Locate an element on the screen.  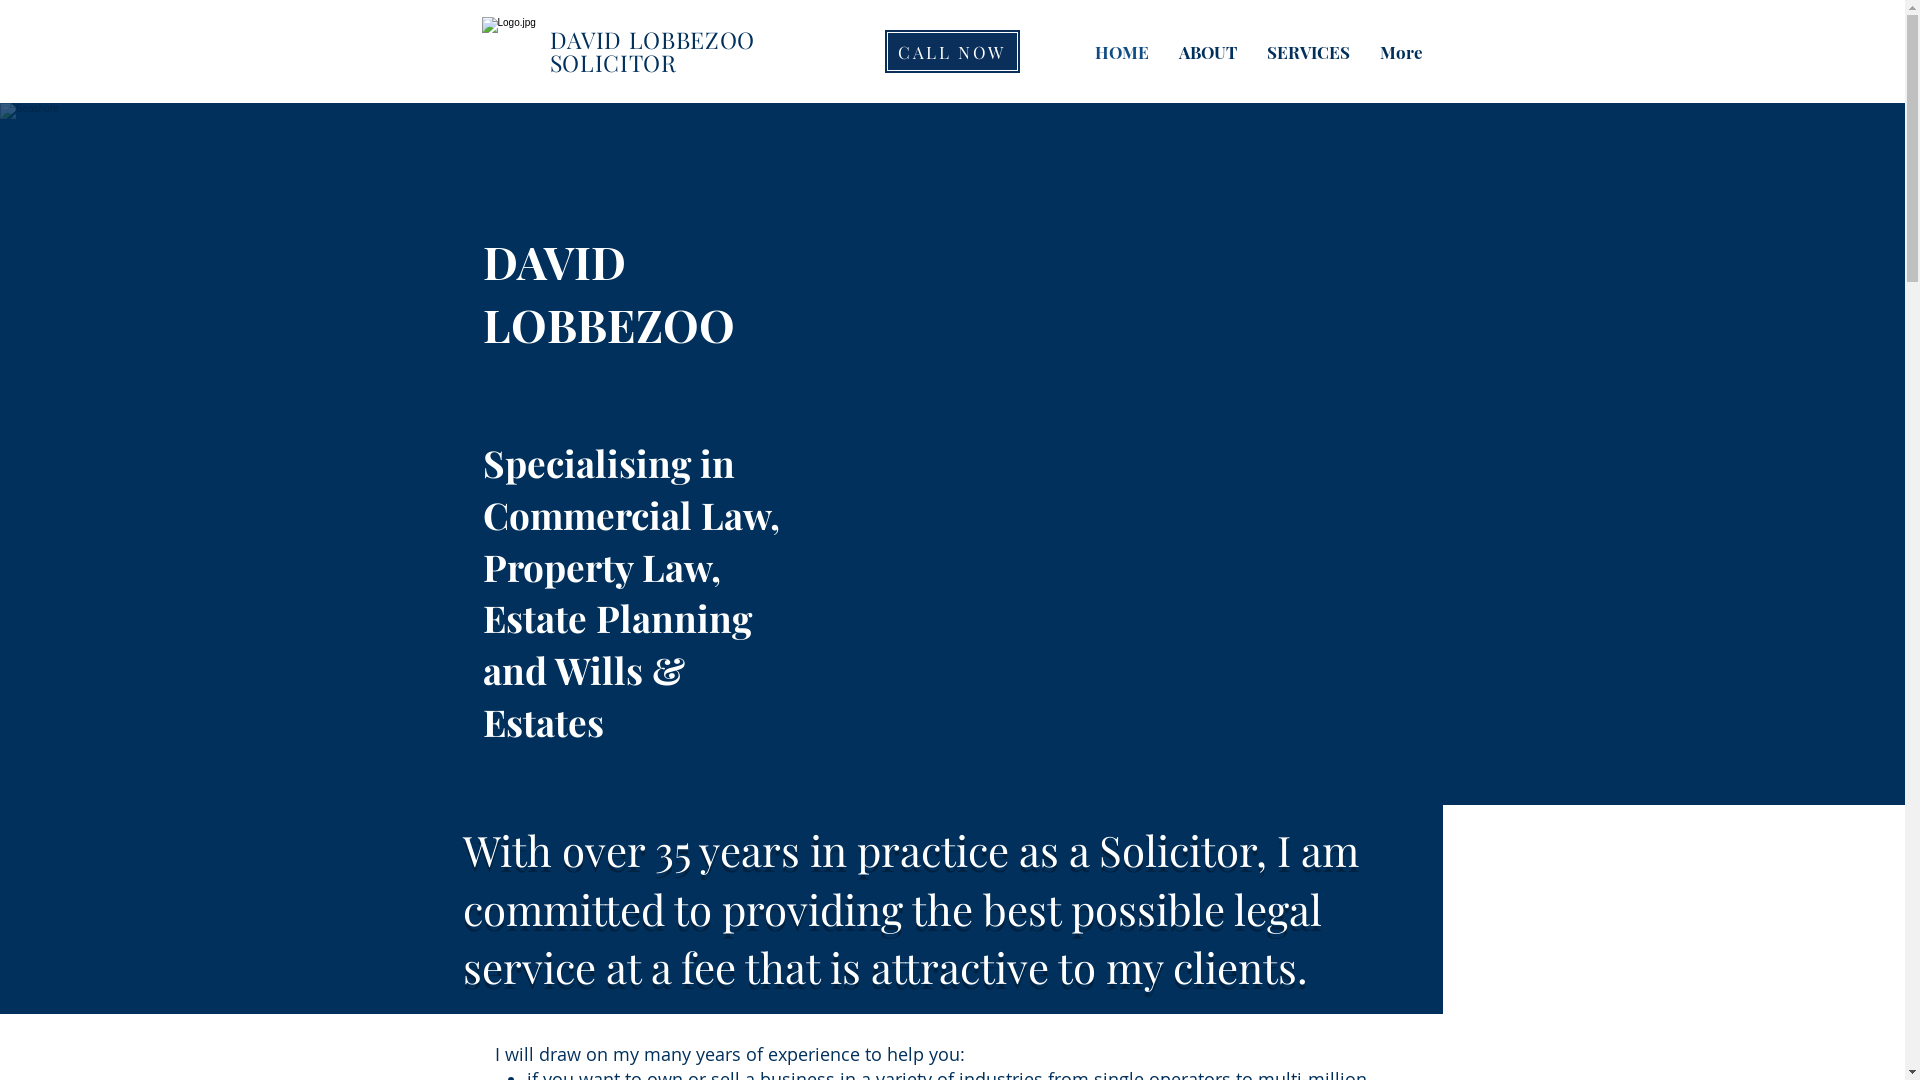
'ABOUT' is located at coordinates (1207, 50).